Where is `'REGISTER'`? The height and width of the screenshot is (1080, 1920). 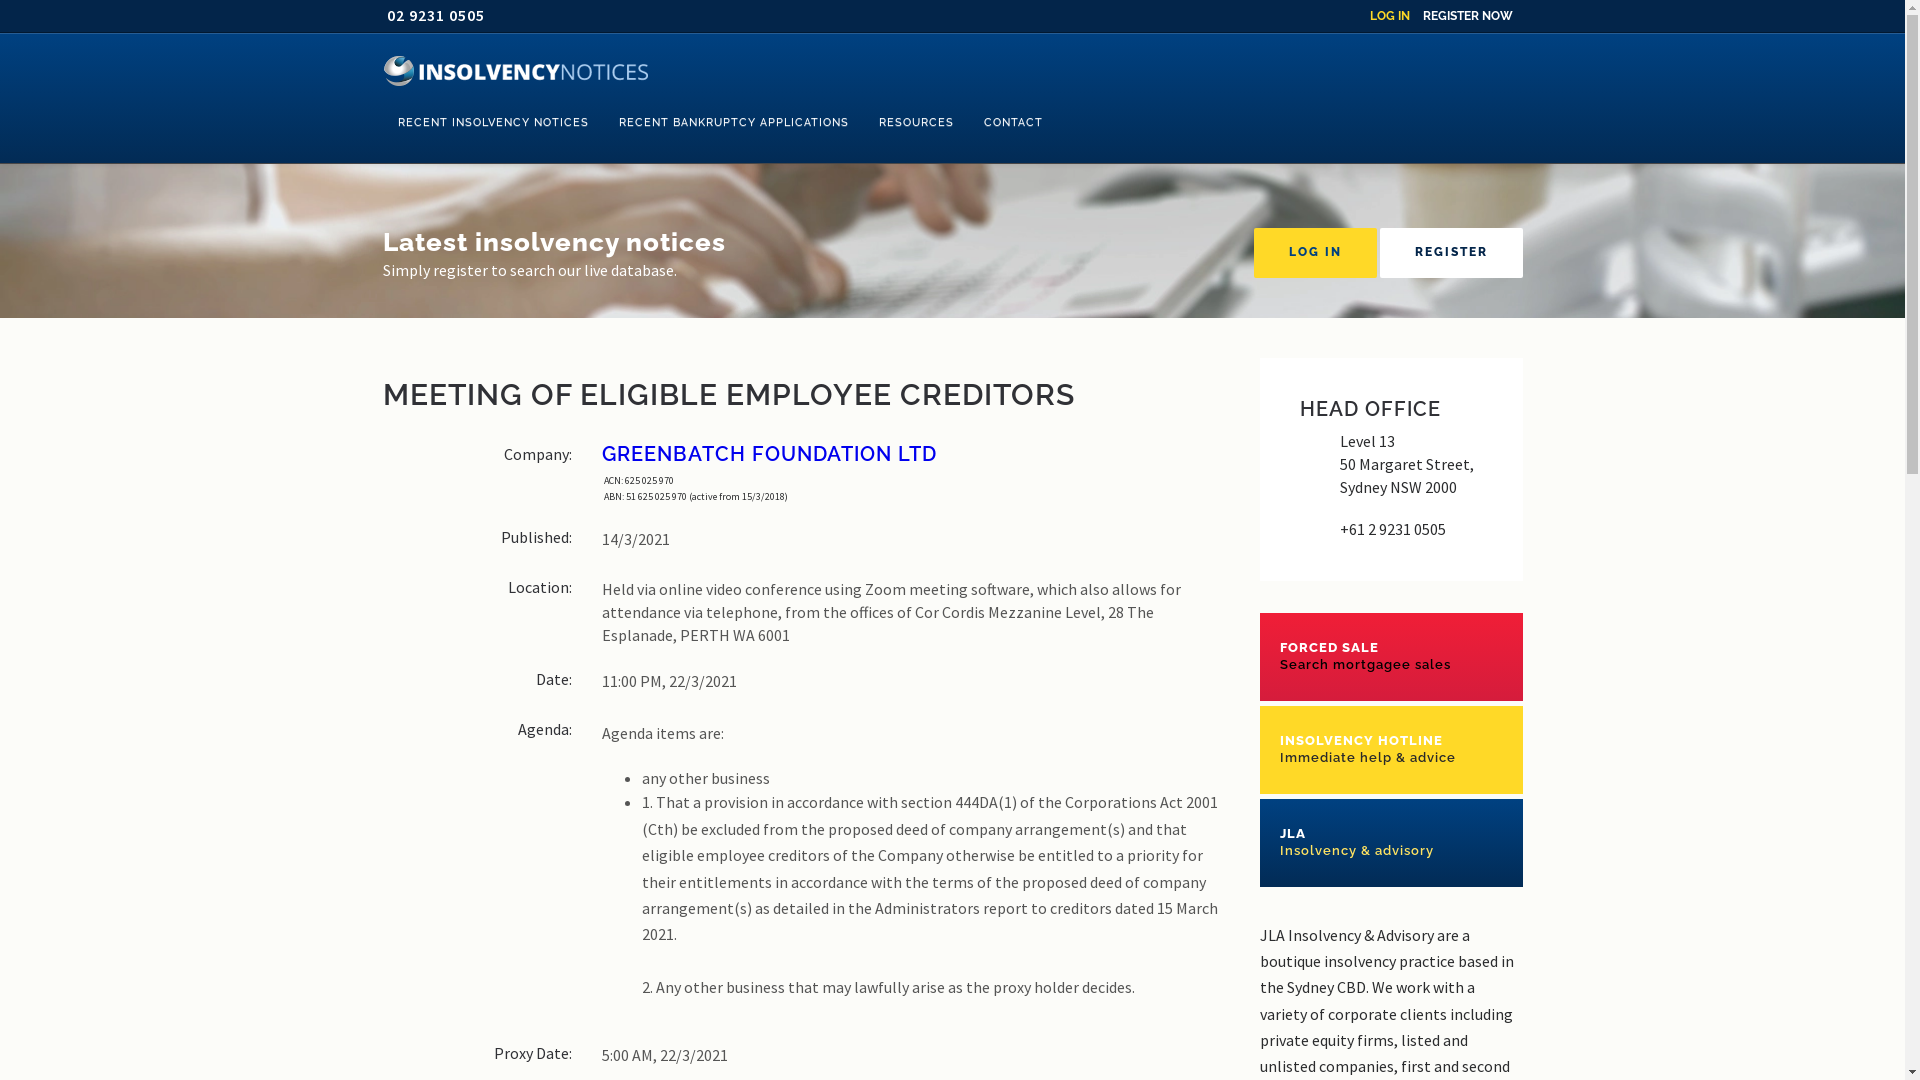 'REGISTER' is located at coordinates (1451, 252).